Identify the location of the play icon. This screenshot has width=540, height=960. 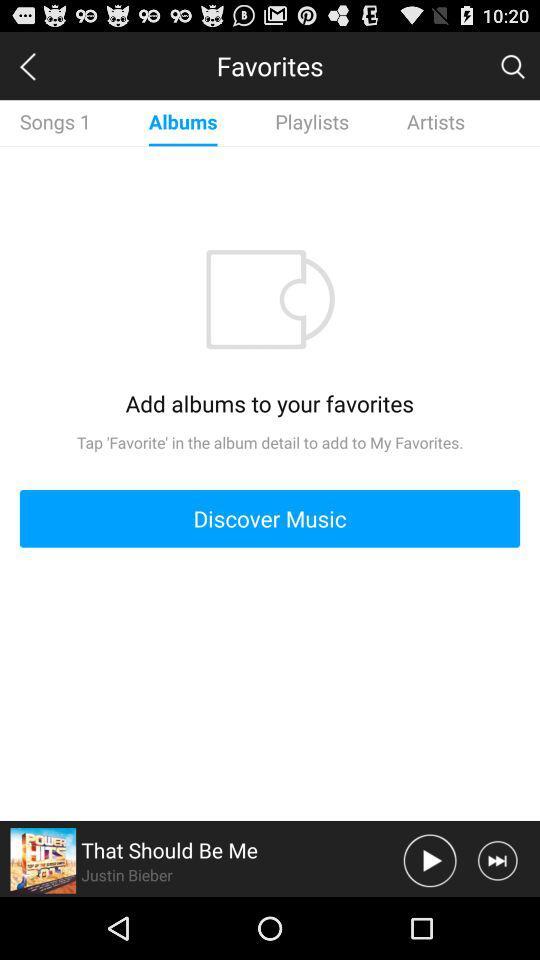
(429, 921).